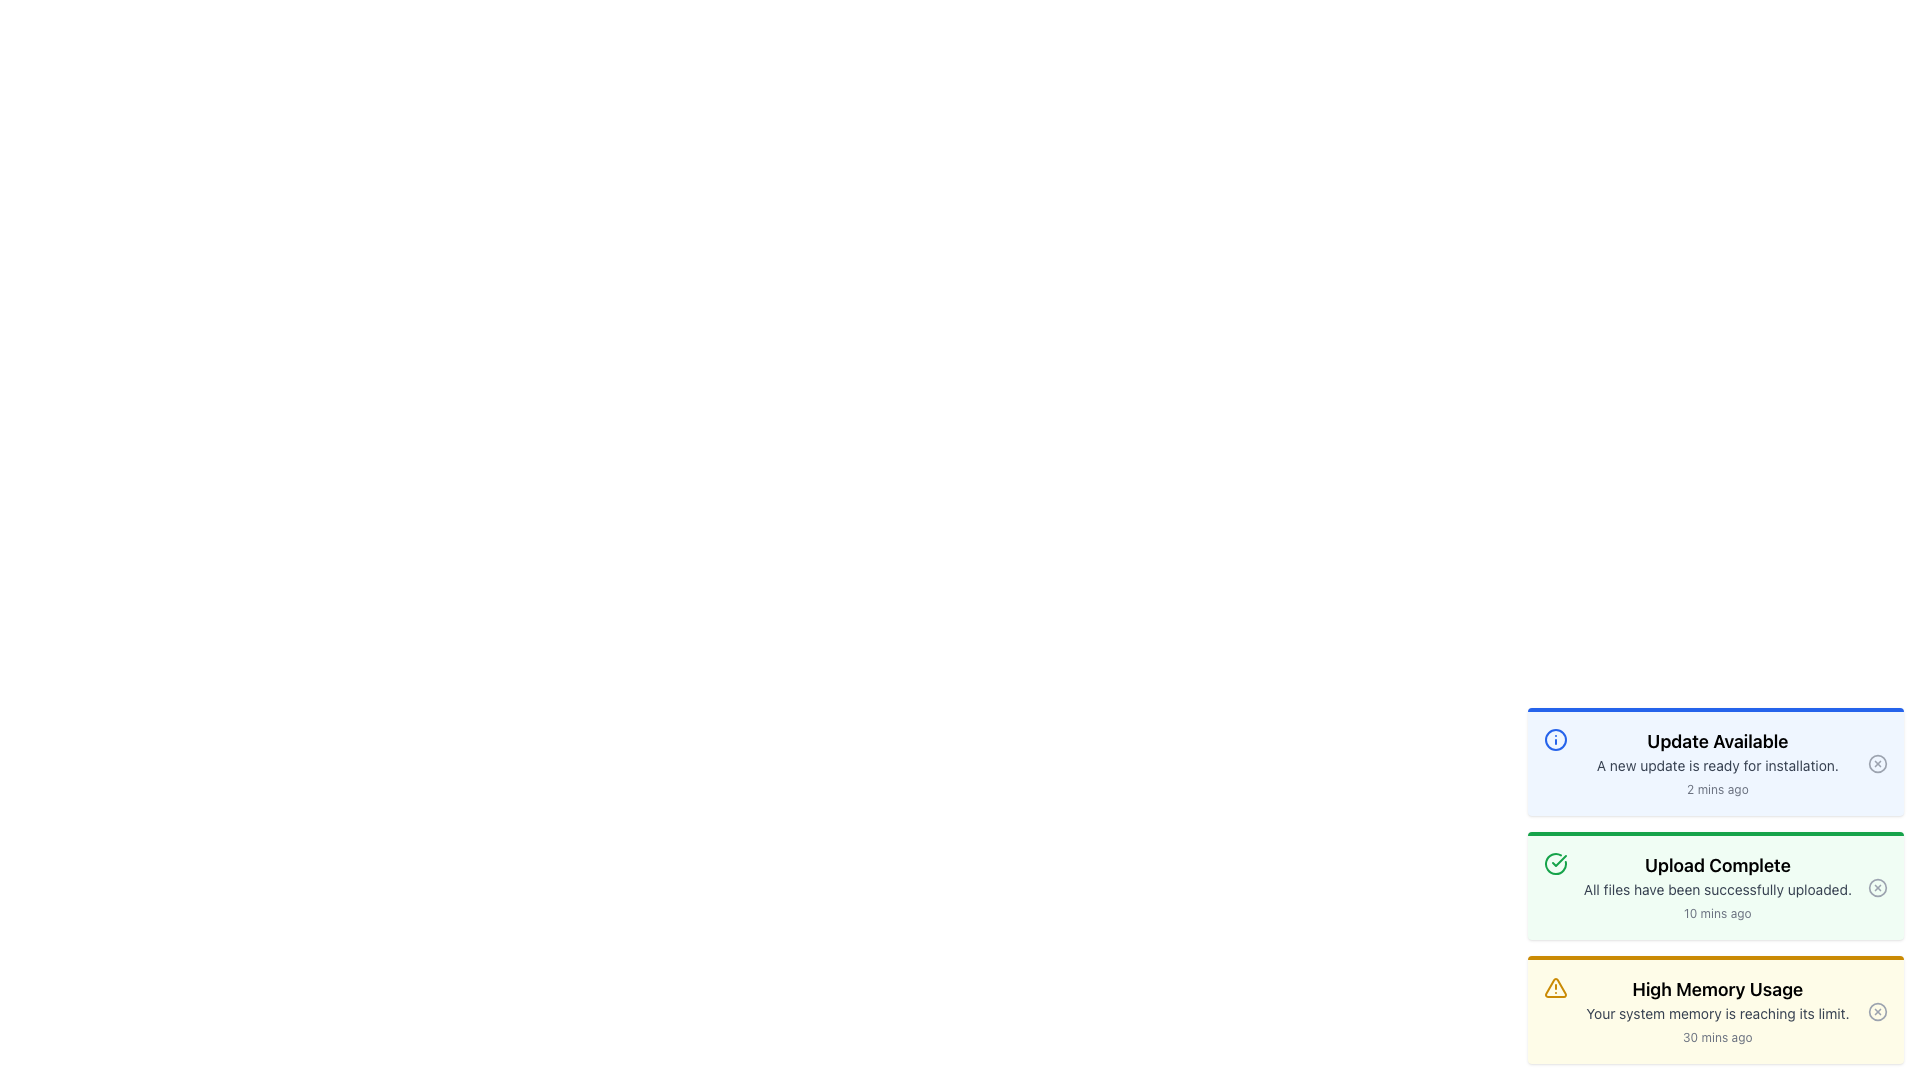 This screenshot has height=1080, width=1920. What do you see at coordinates (1716, 865) in the screenshot?
I see `the 'Upload Complete' text element, which is styled in bold and located in the green notification box at the center of the second card in a vertical list` at bounding box center [1716, 865].